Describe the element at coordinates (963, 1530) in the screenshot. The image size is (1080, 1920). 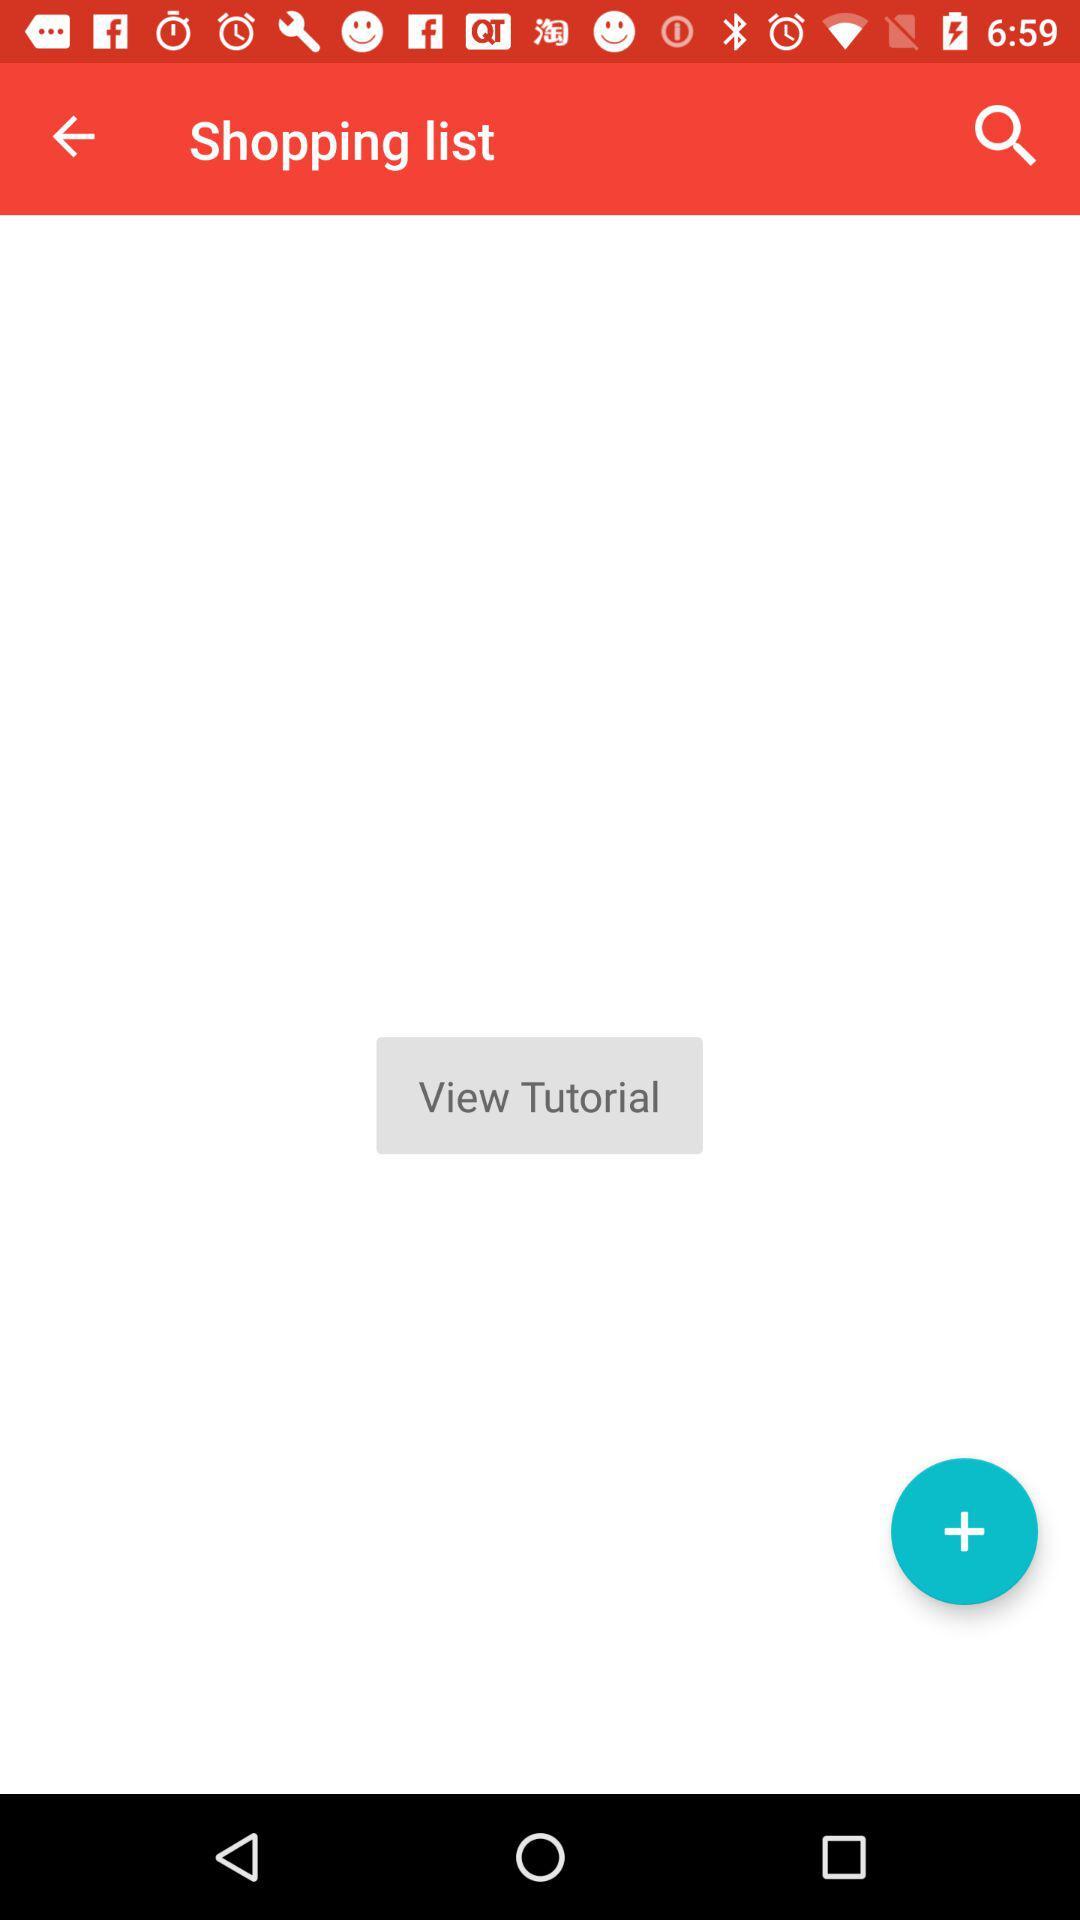
I see `item` at that location.